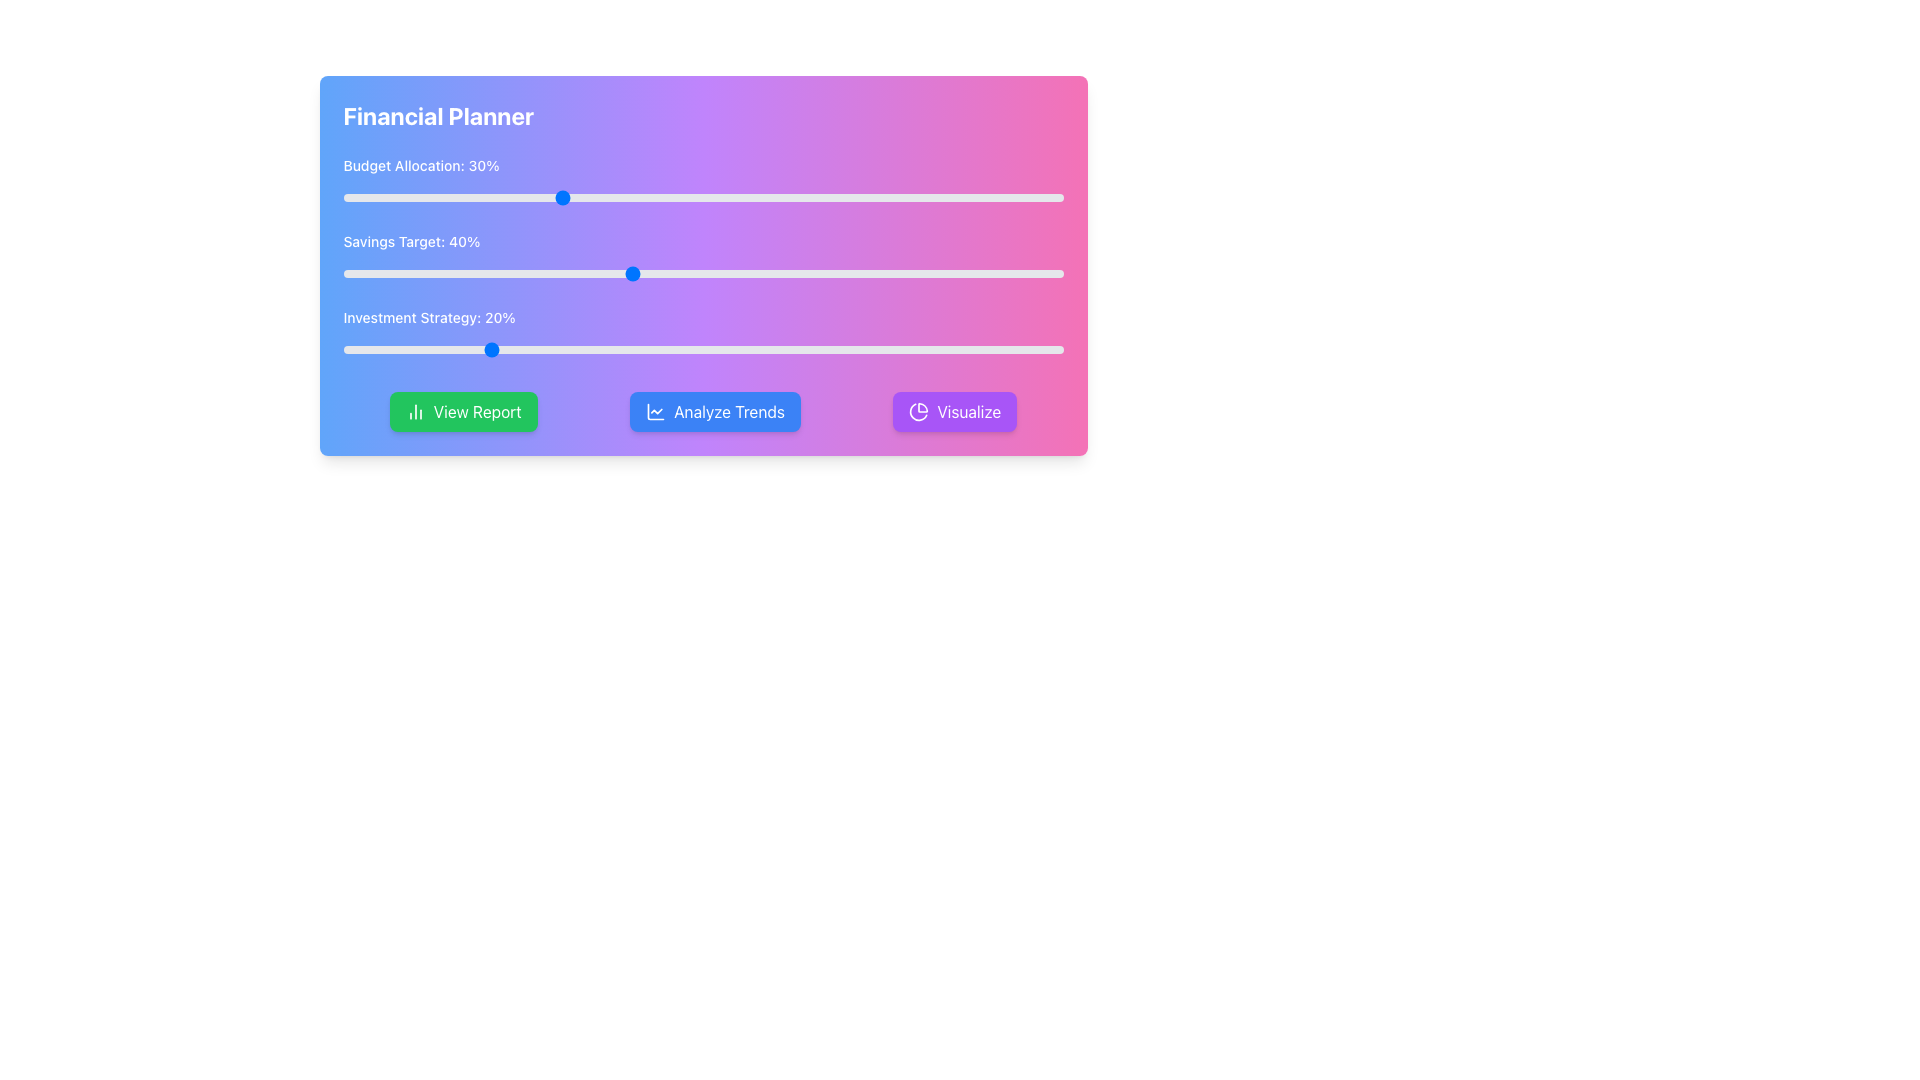 The image size is (1920, 1080). What do you see at coordinates (537, 197) in the screenshot?
I see `the slider value` at bounding box center [537, 197].